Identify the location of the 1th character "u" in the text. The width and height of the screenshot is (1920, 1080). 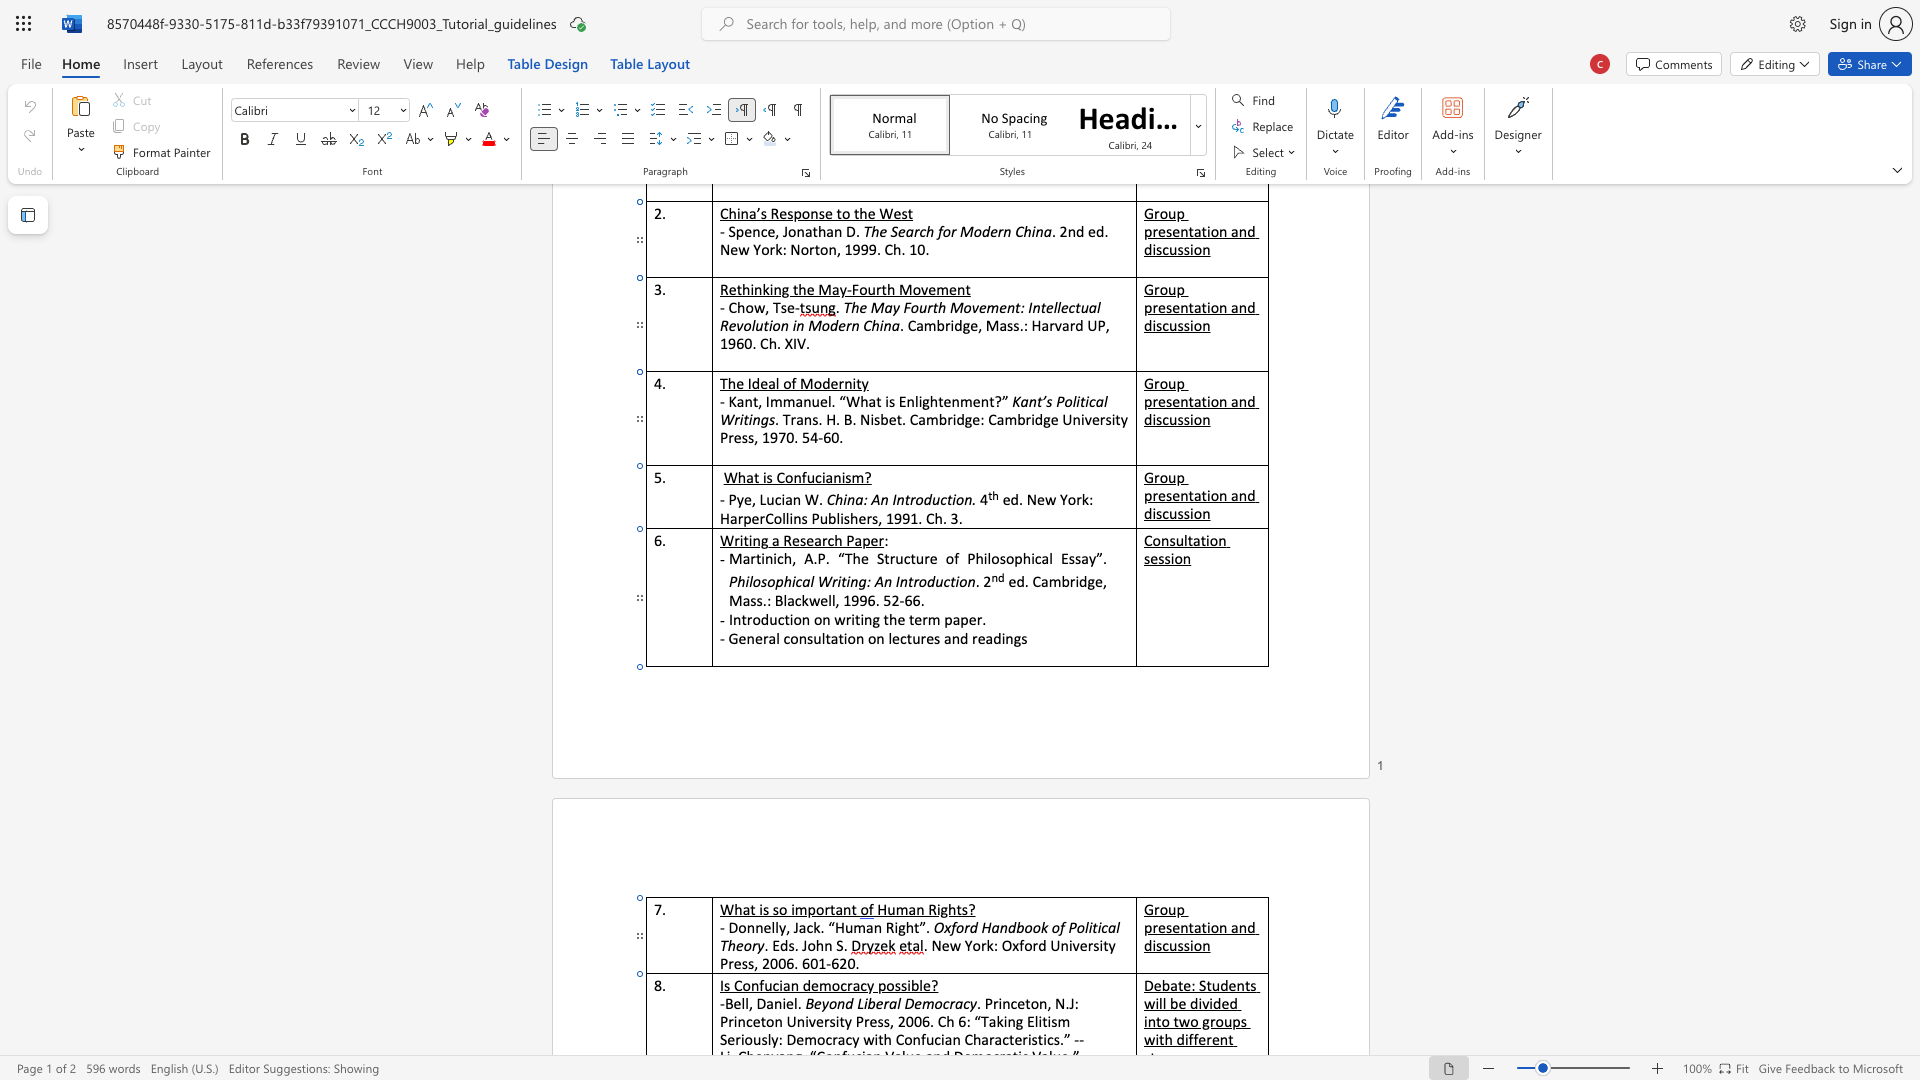
(1172, 909).